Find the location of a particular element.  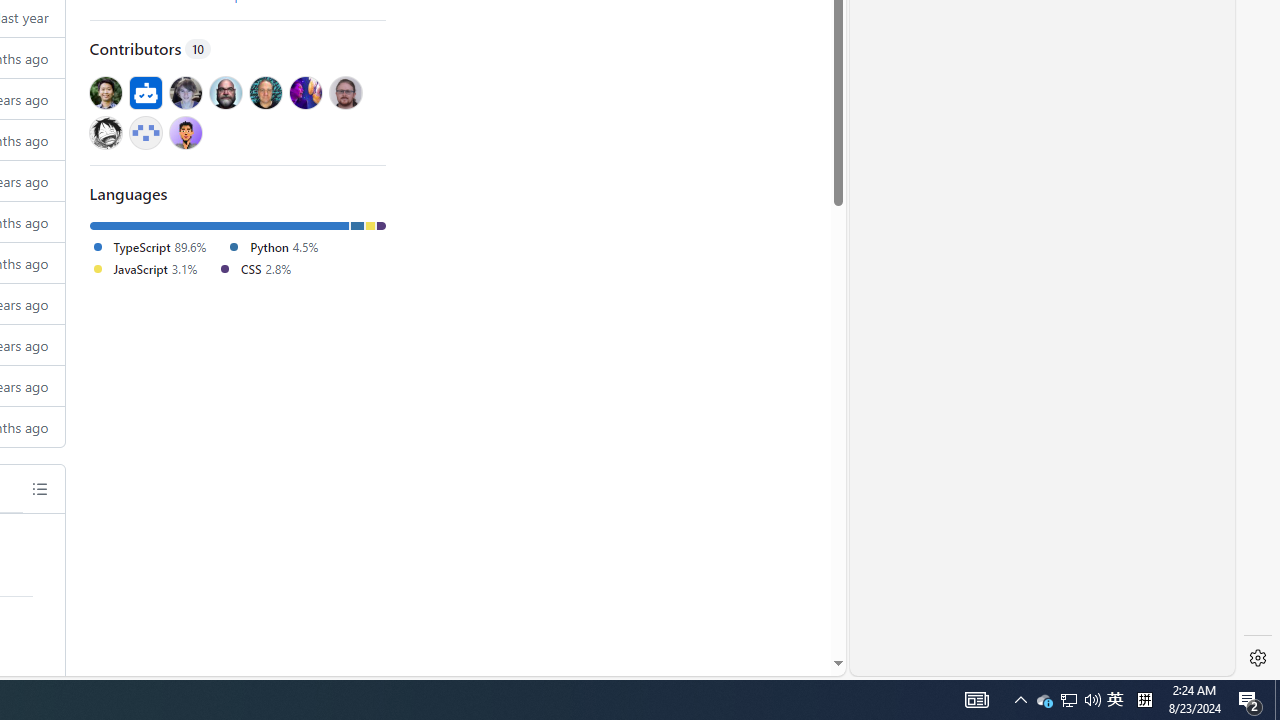

'@mstrzele' is located at coordinates (144, 132).